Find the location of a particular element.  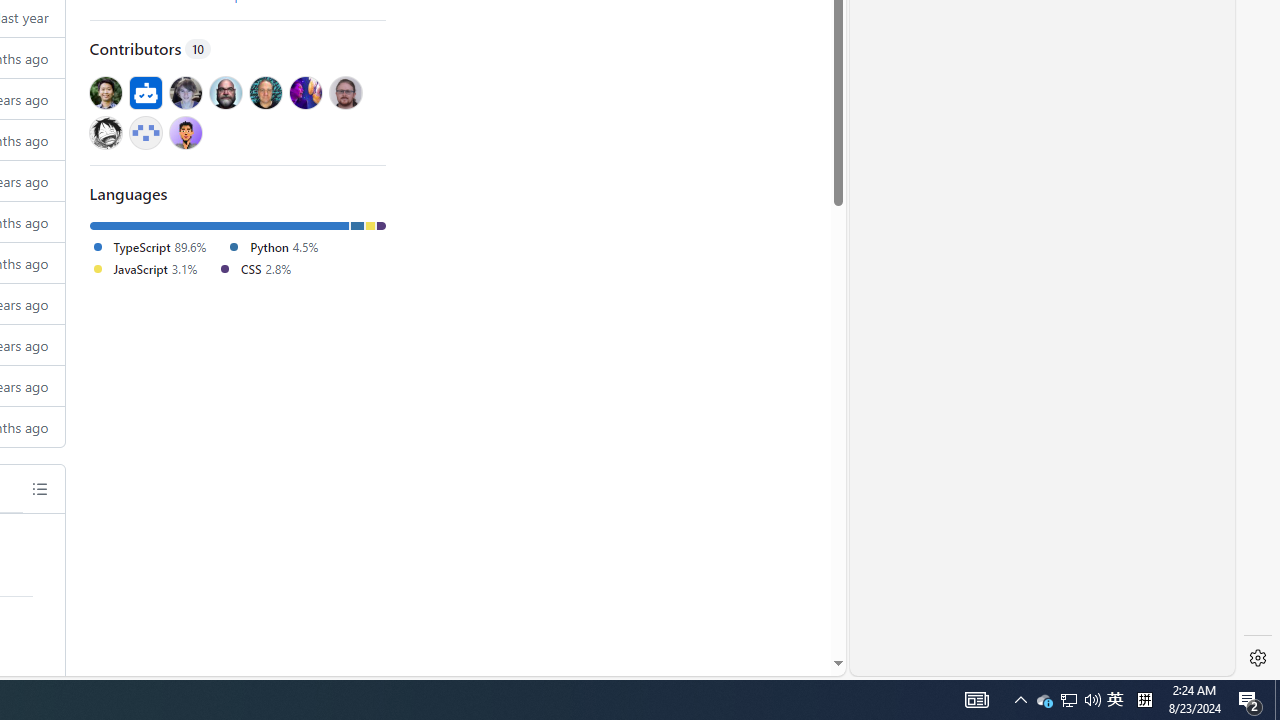

'@mstrzele' is located at coordinates (144, 132).